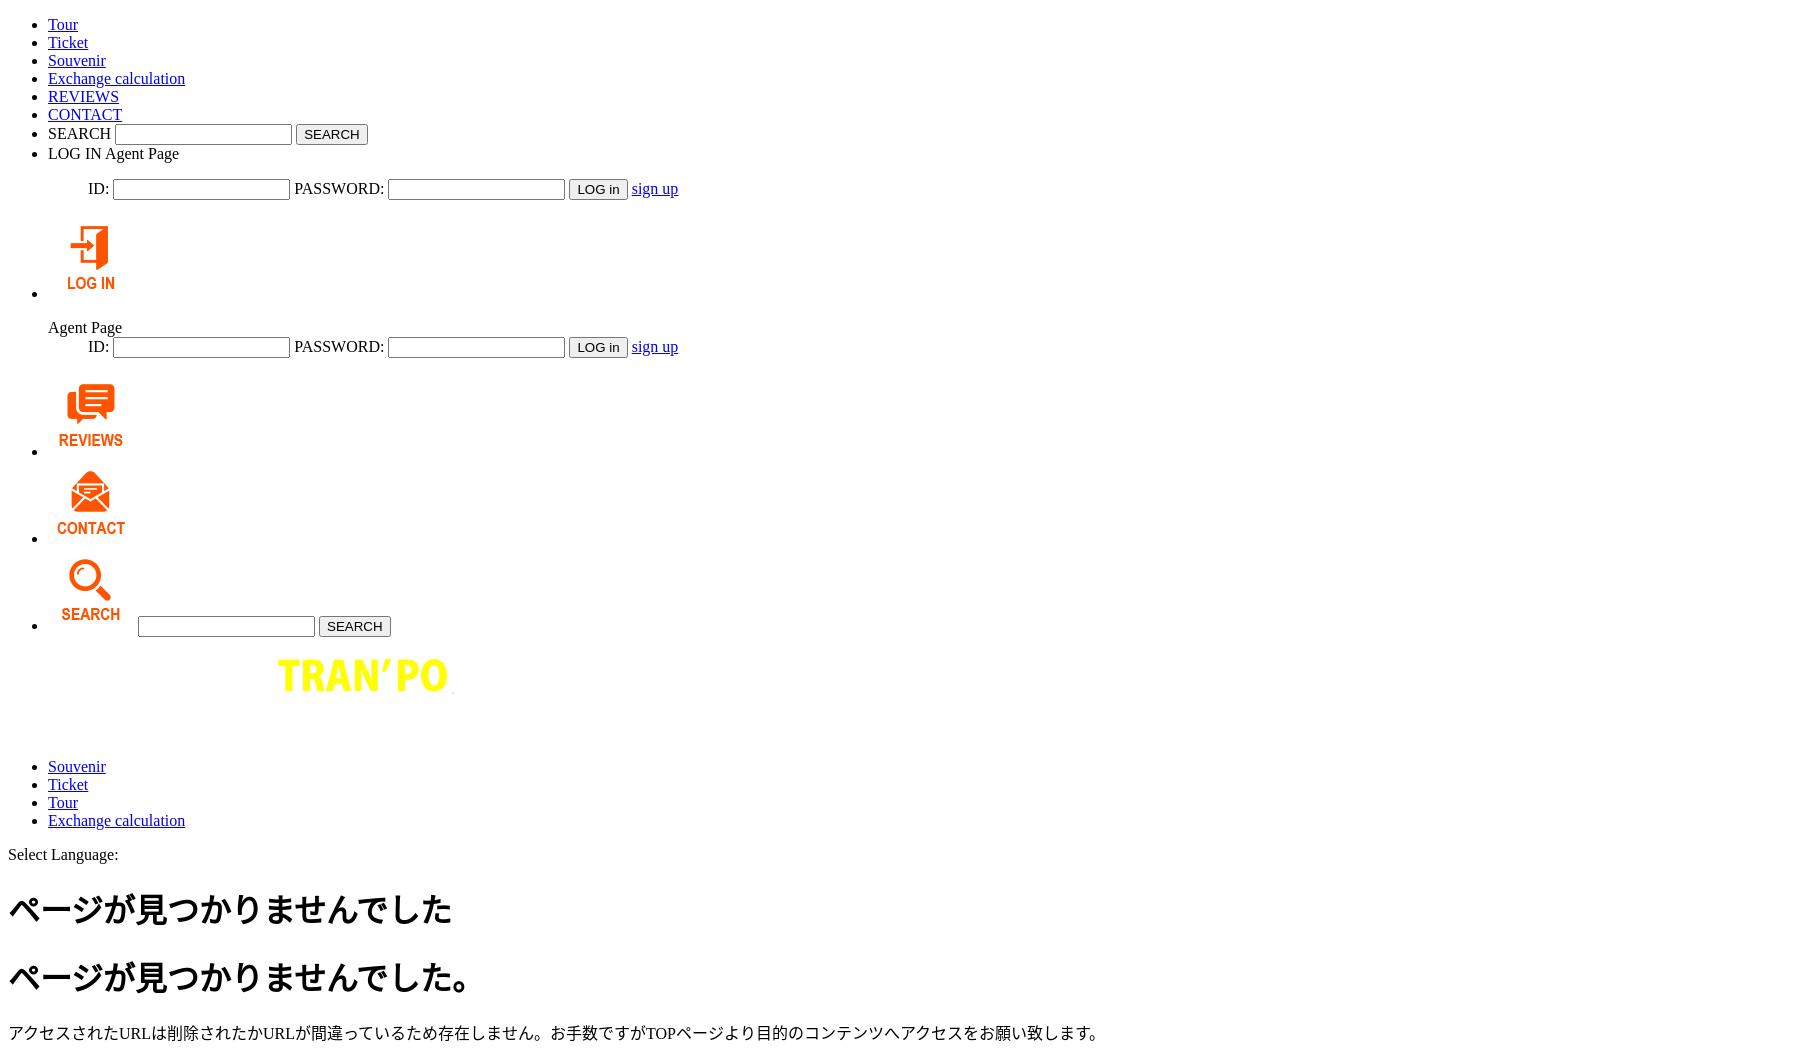 The width and height of the screenshot is (1800, 1060). What do you see at coordinates (78, 132) in the screenshot?
I see `'SEARCH'` at bounding box center [78, 132].